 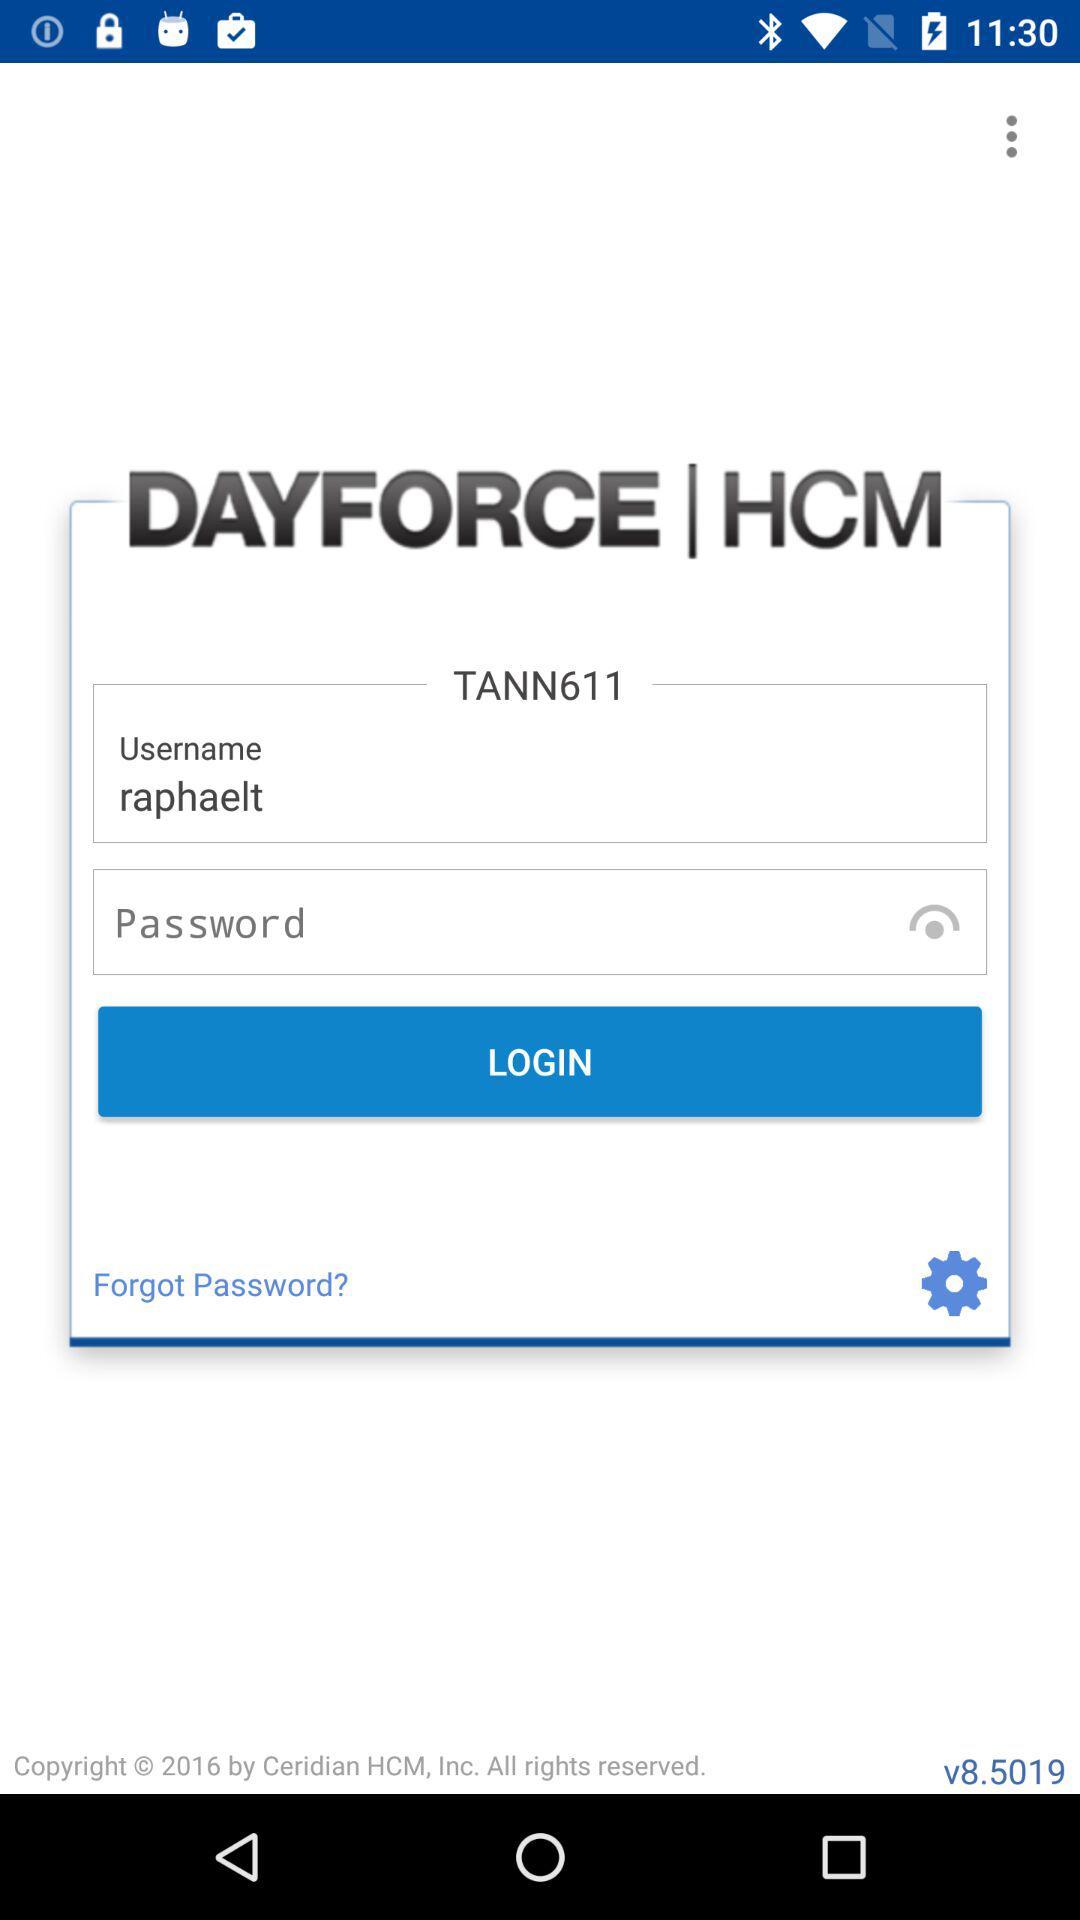 I want to click on the settings icon, so click(x=913, y=1283).